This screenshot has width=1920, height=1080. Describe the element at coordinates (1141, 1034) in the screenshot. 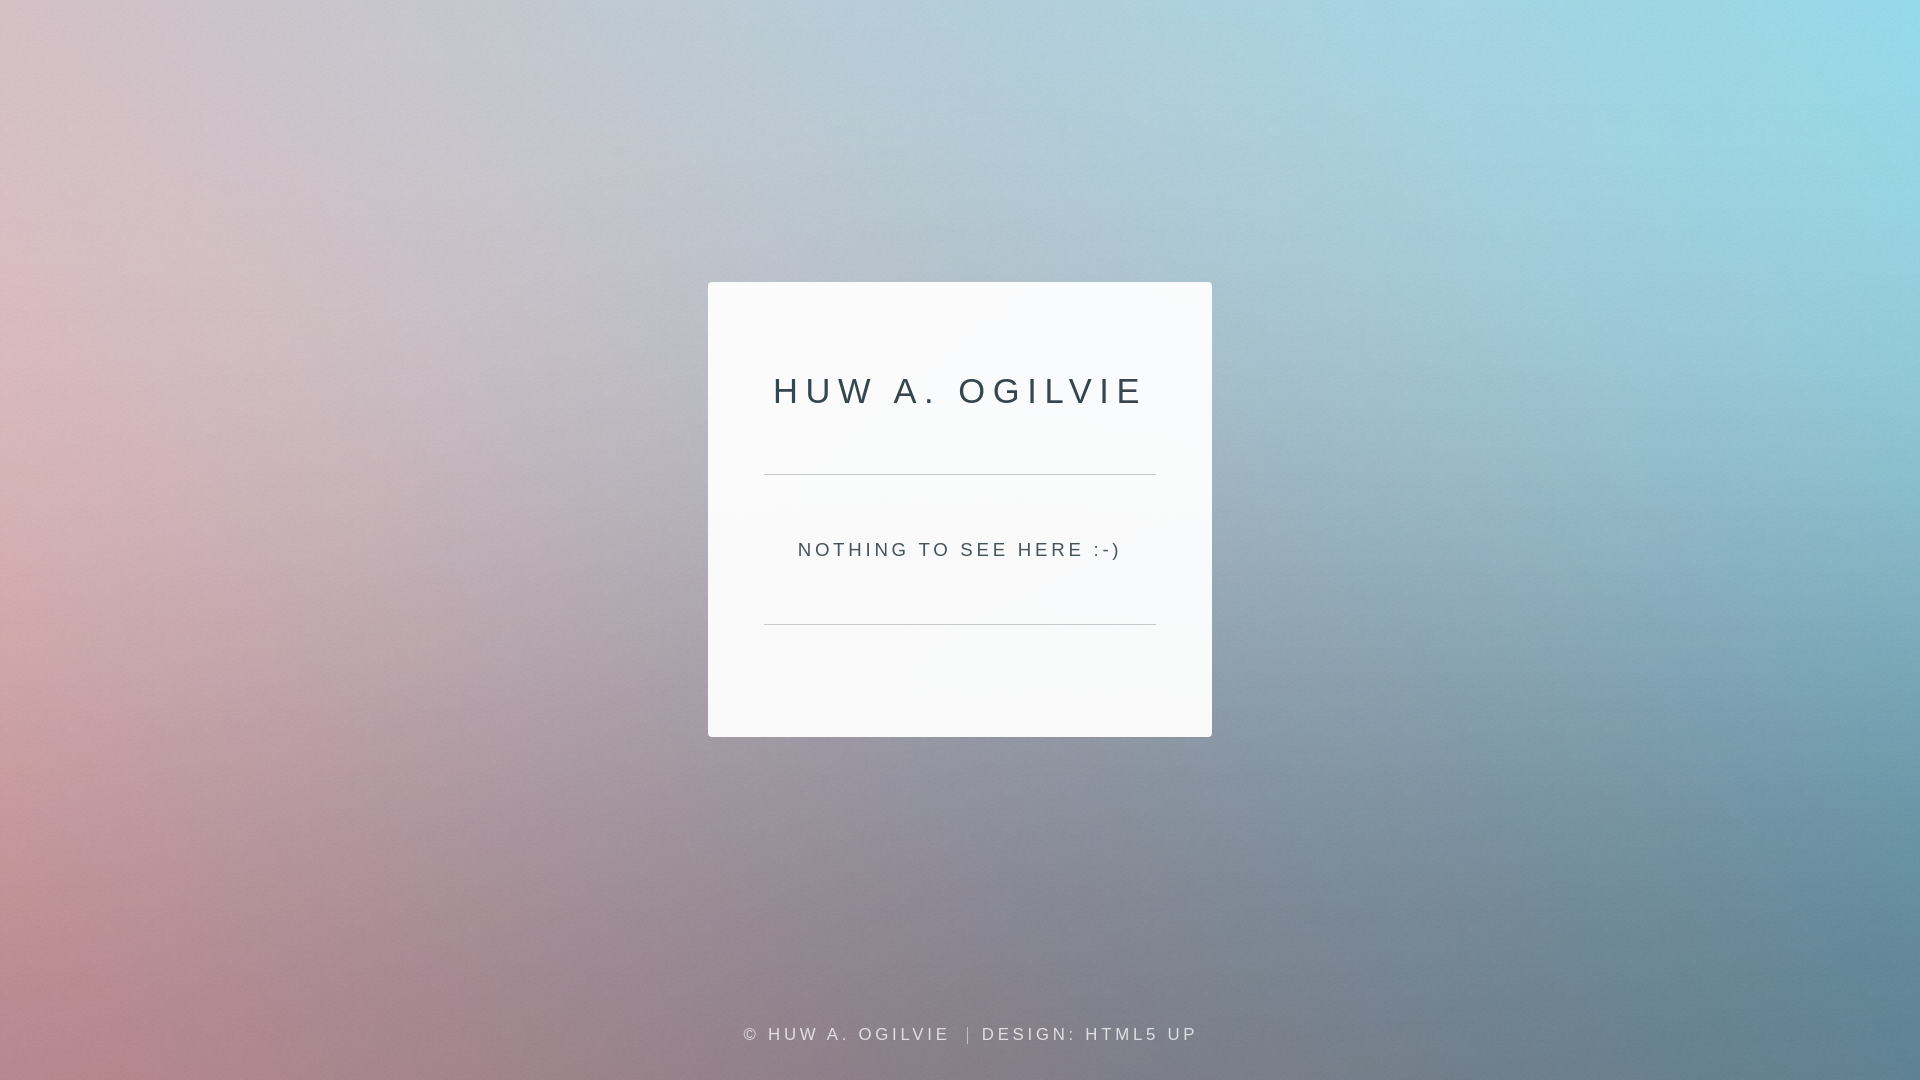

I see `'HTML5 UP'` at that location.